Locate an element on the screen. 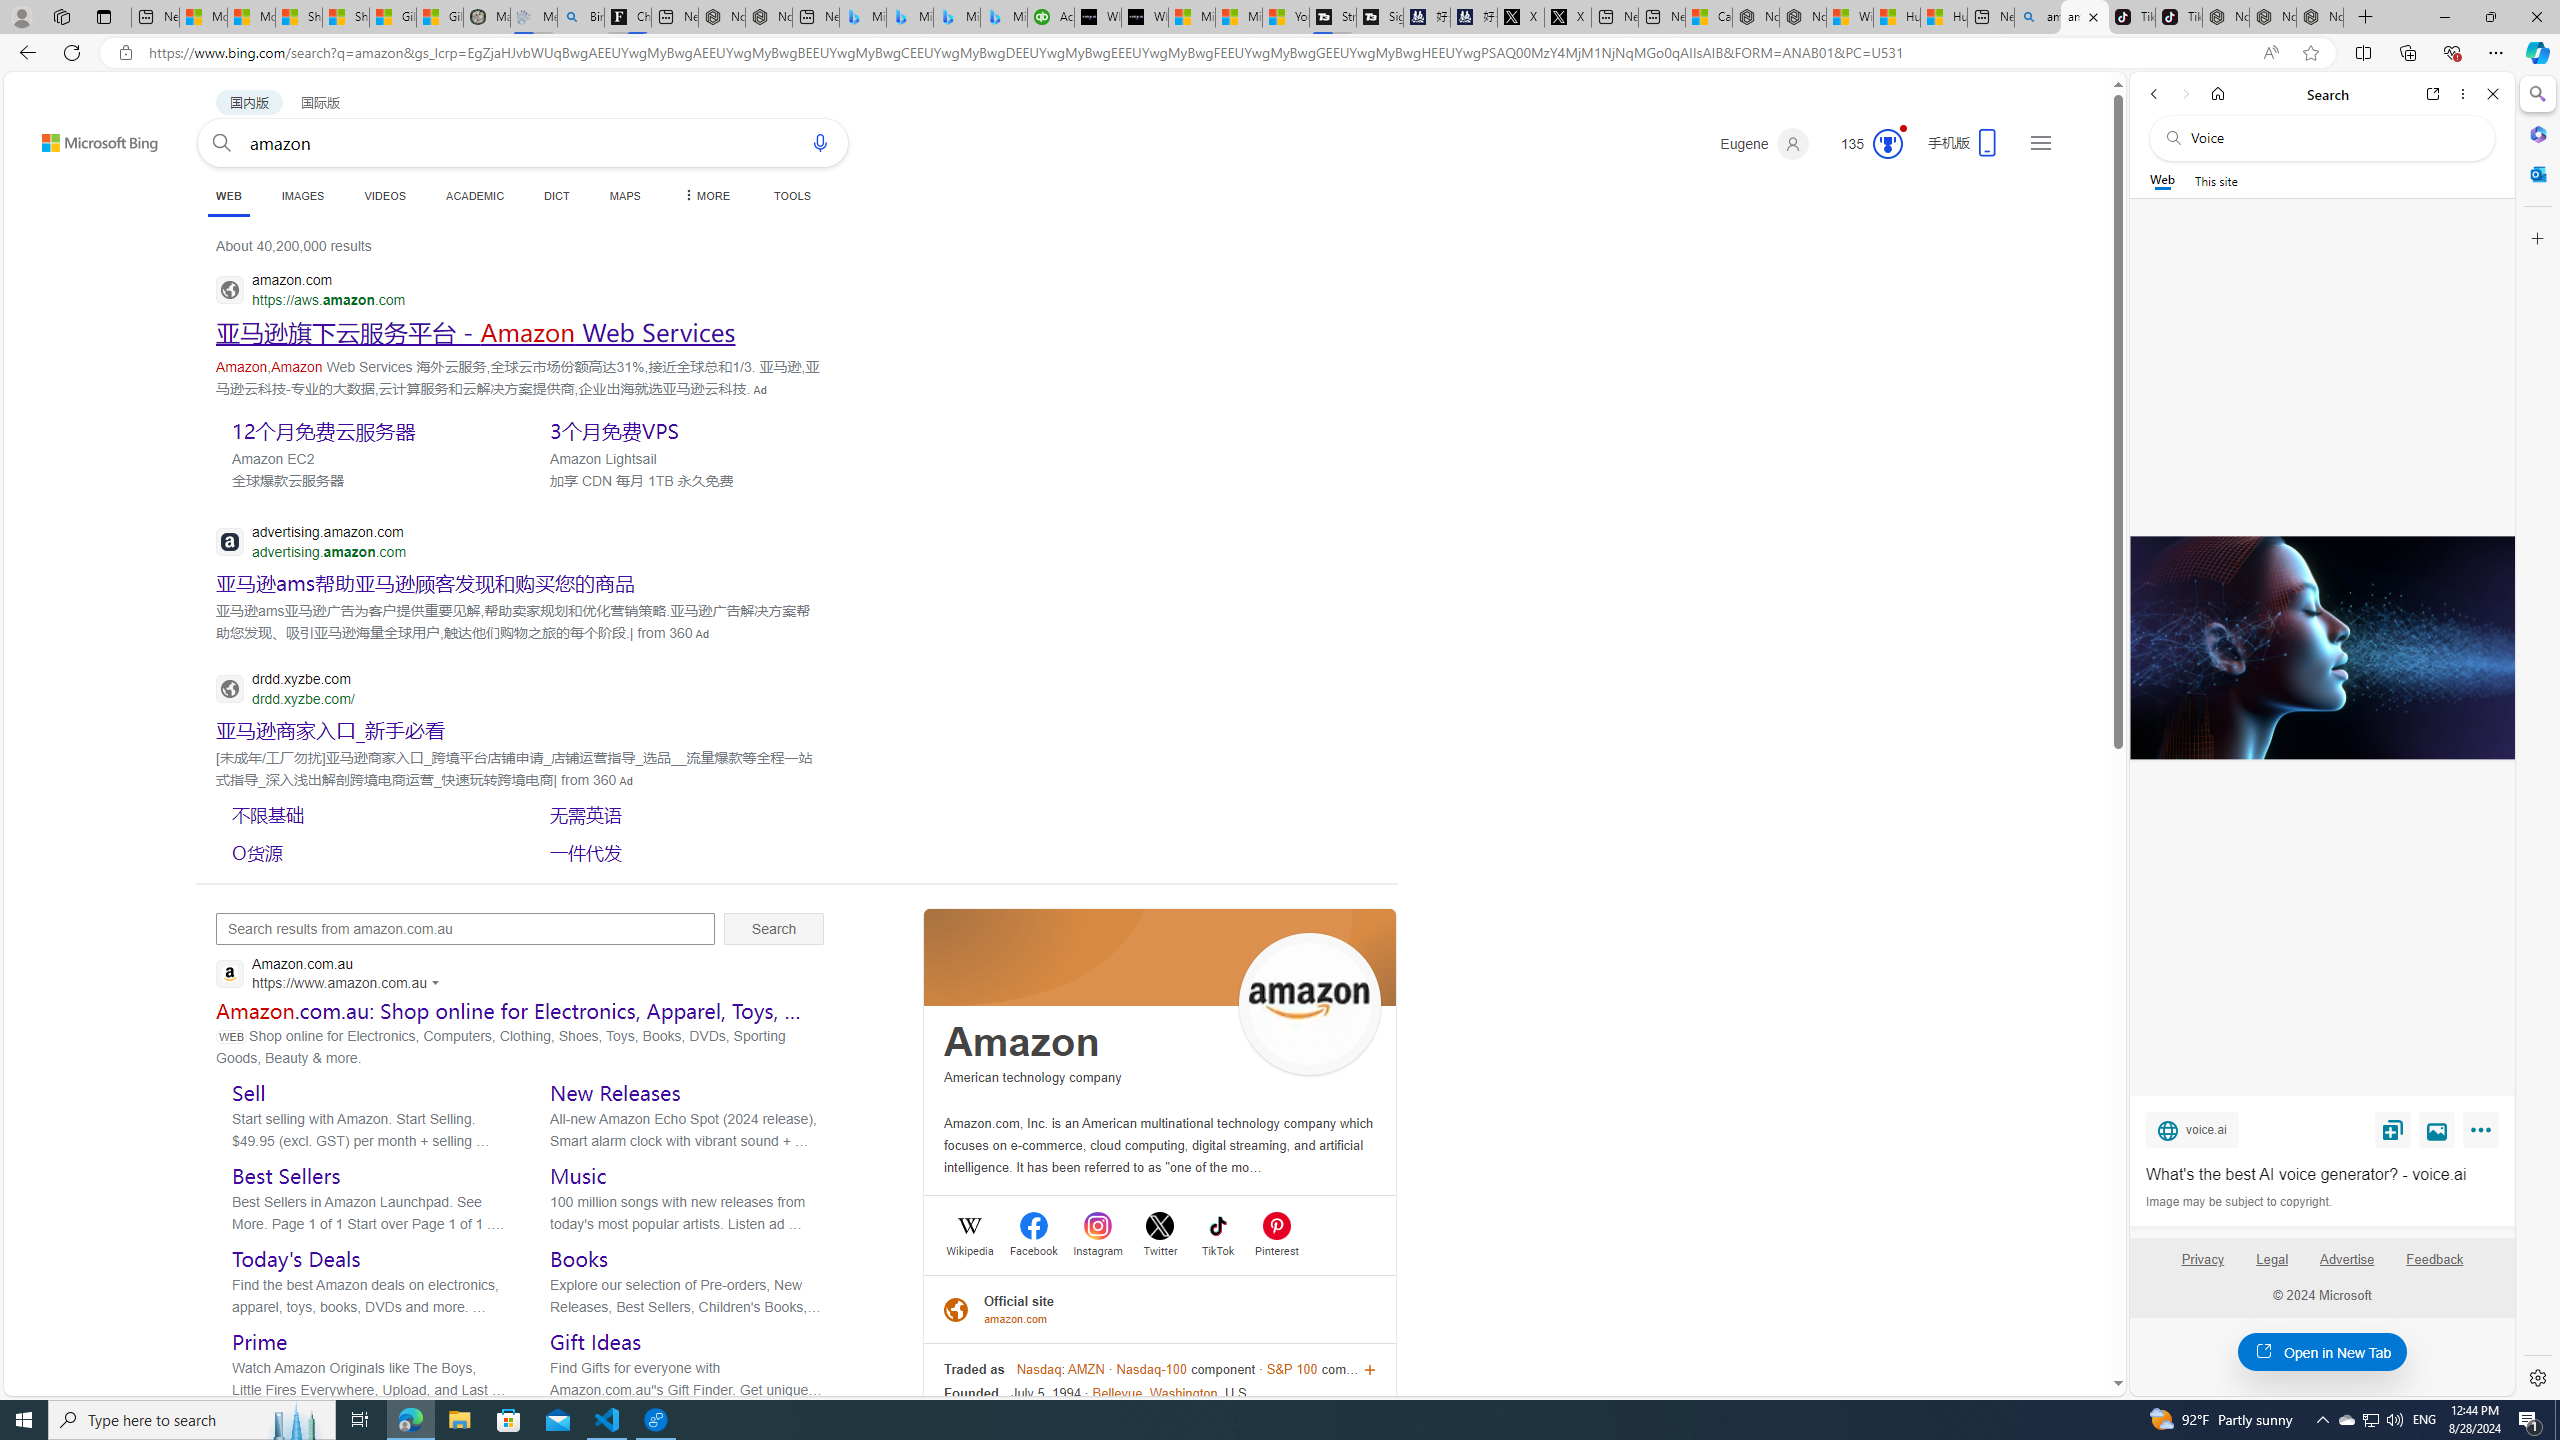 The image size is (2560, 1440). 'Outlook' is located at coordinates (2535, 172).